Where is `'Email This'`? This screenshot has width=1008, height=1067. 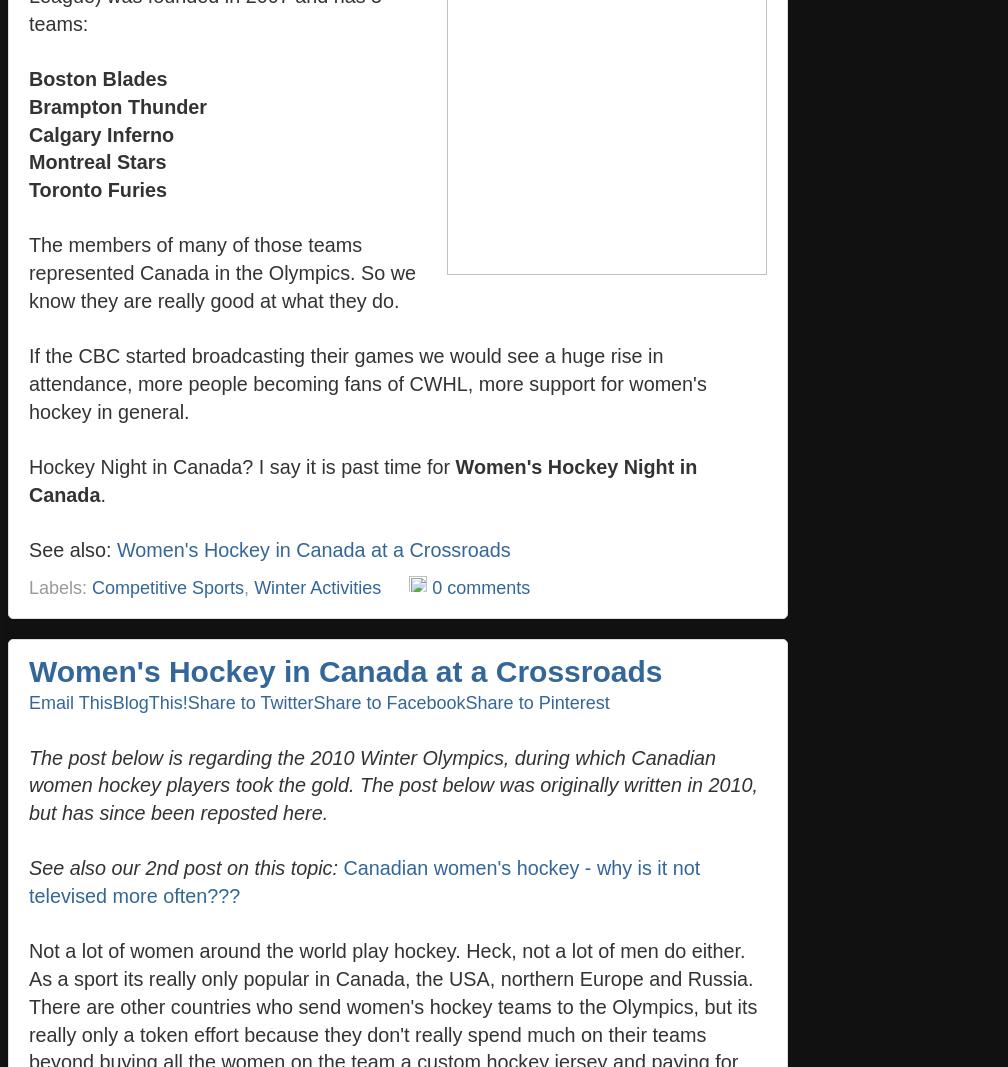 'Email This' is located at coordinates (29, 701).